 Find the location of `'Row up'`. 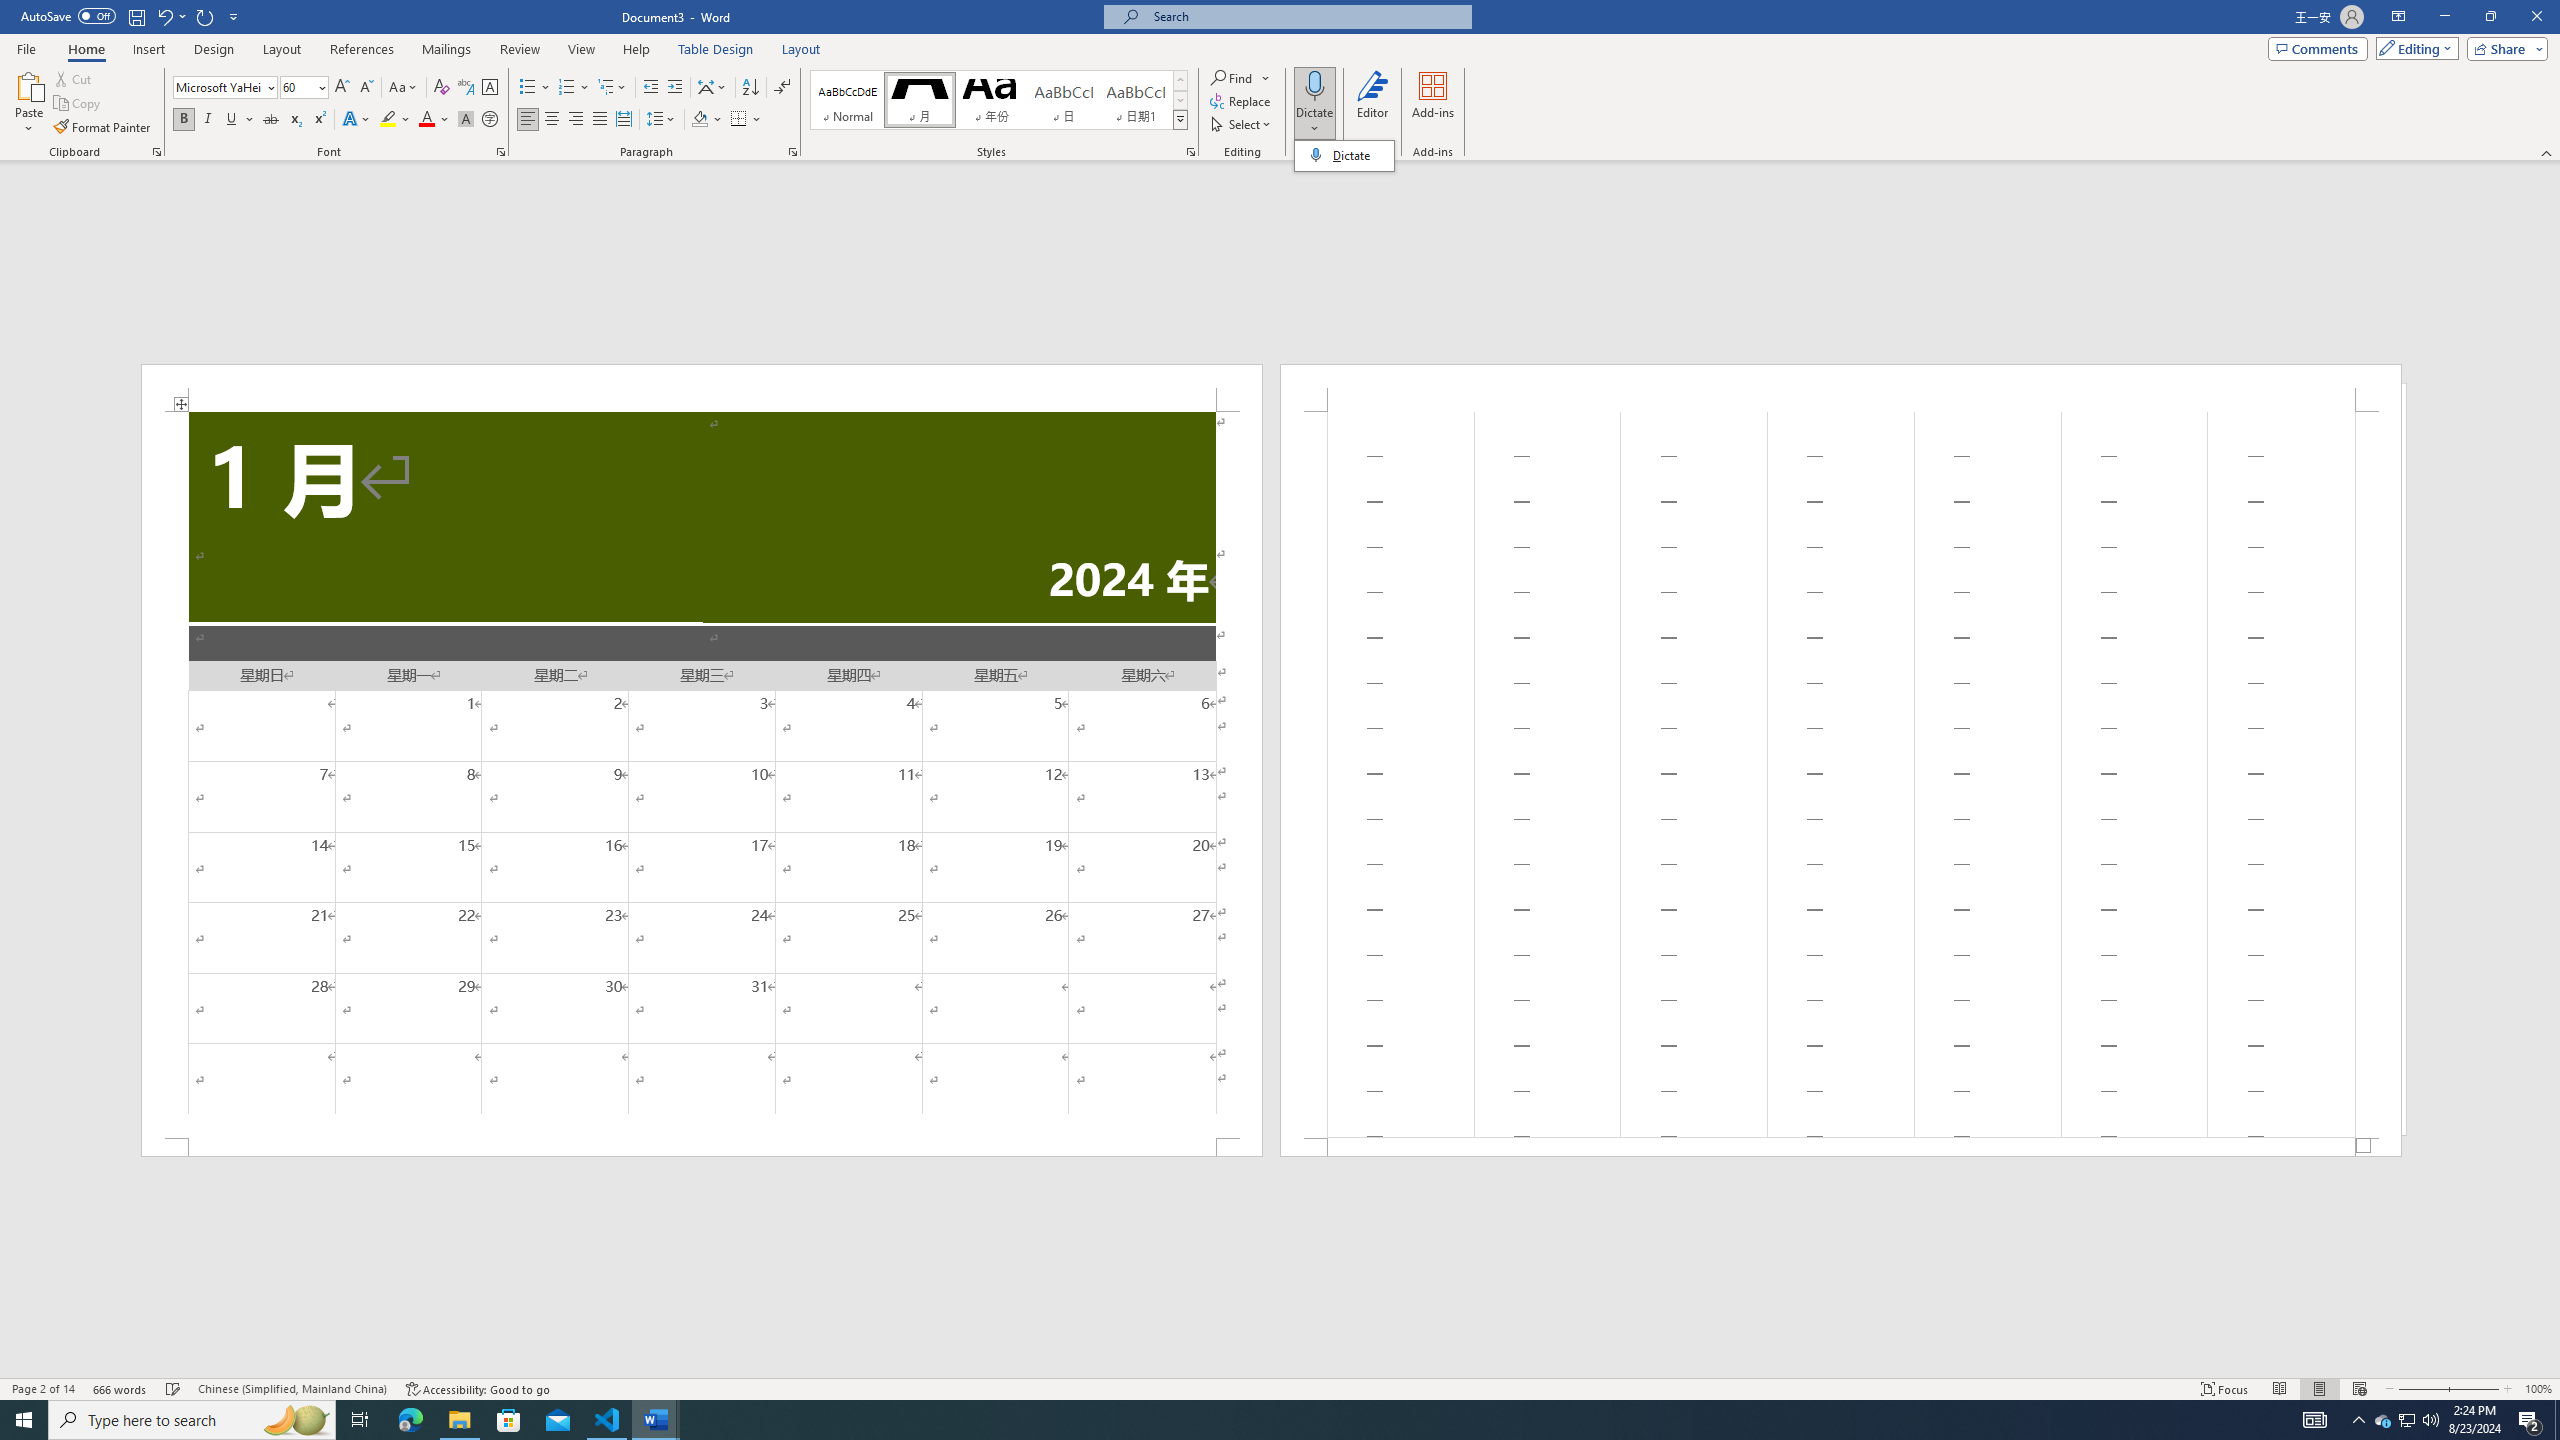

'Row up' is located at coordinates (1179, 80).